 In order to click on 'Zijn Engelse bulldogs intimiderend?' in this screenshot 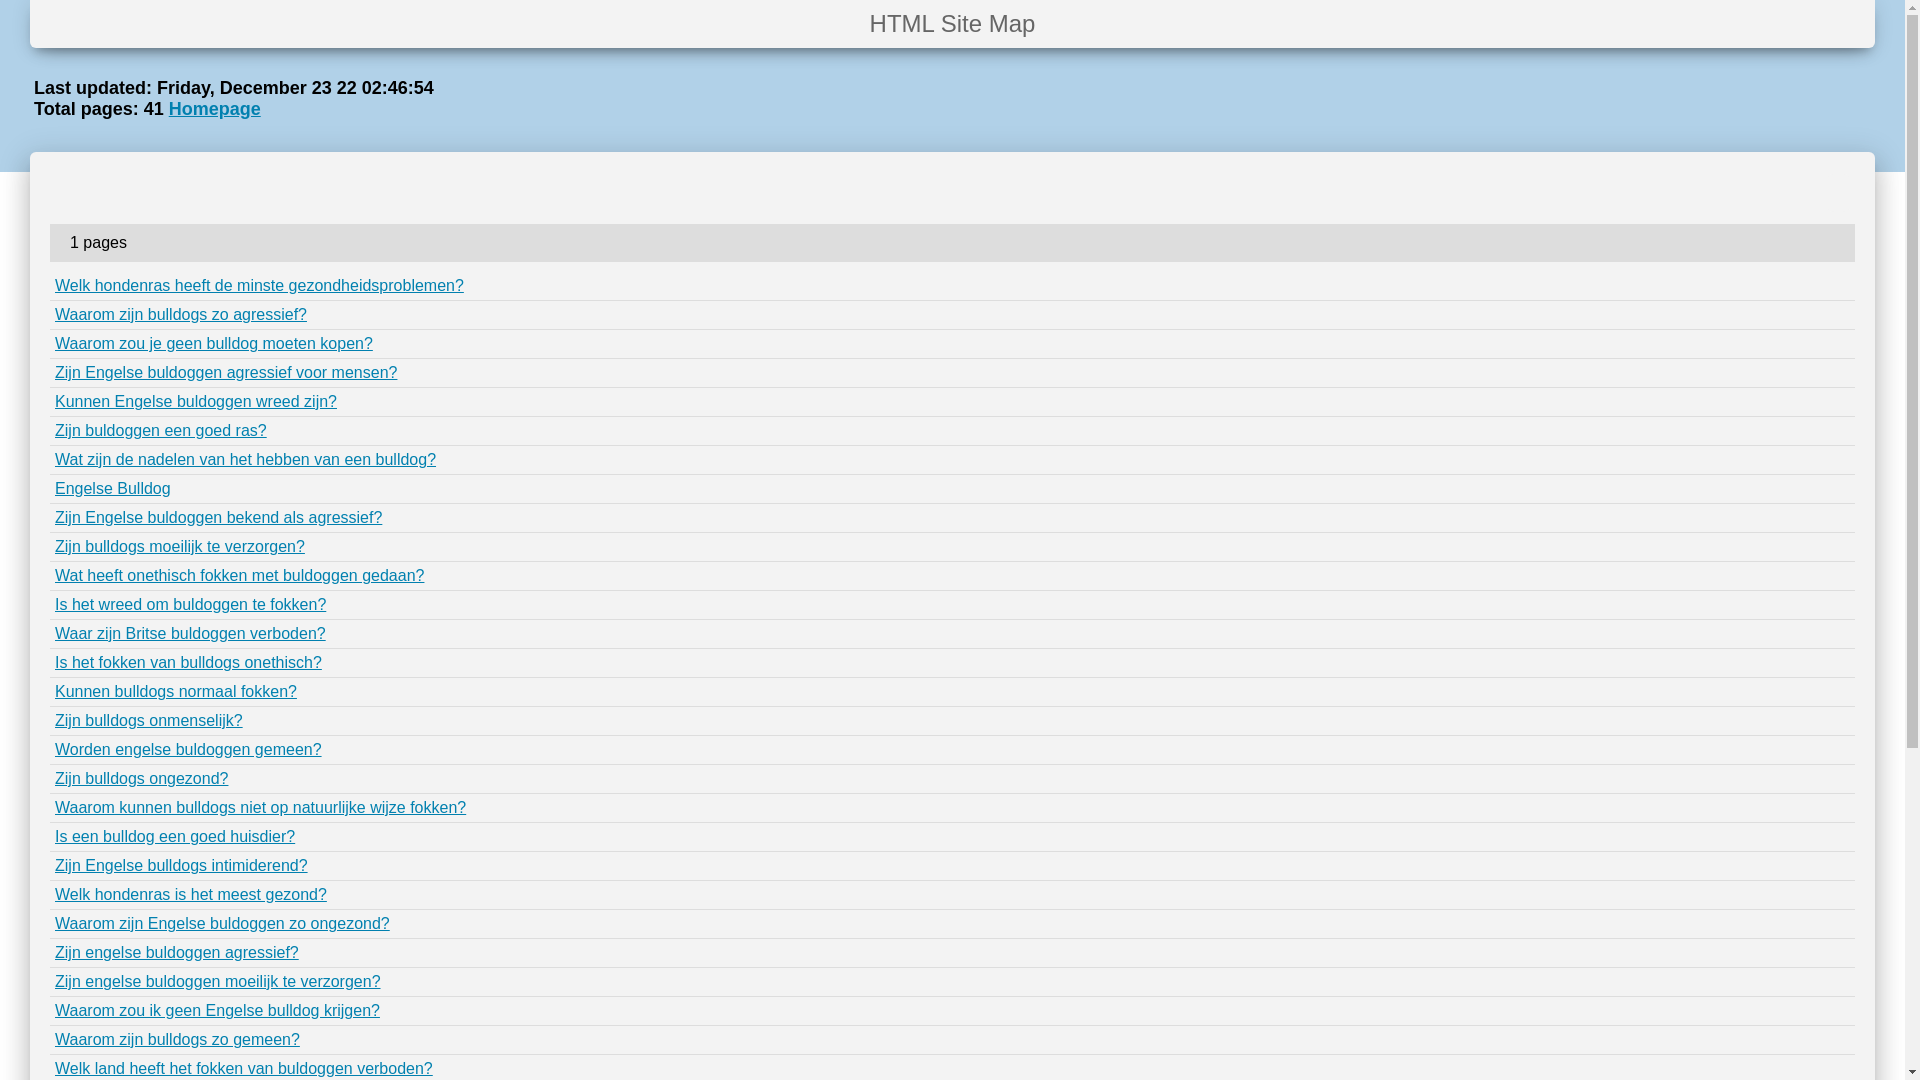, I will do `click(181, 864)`.